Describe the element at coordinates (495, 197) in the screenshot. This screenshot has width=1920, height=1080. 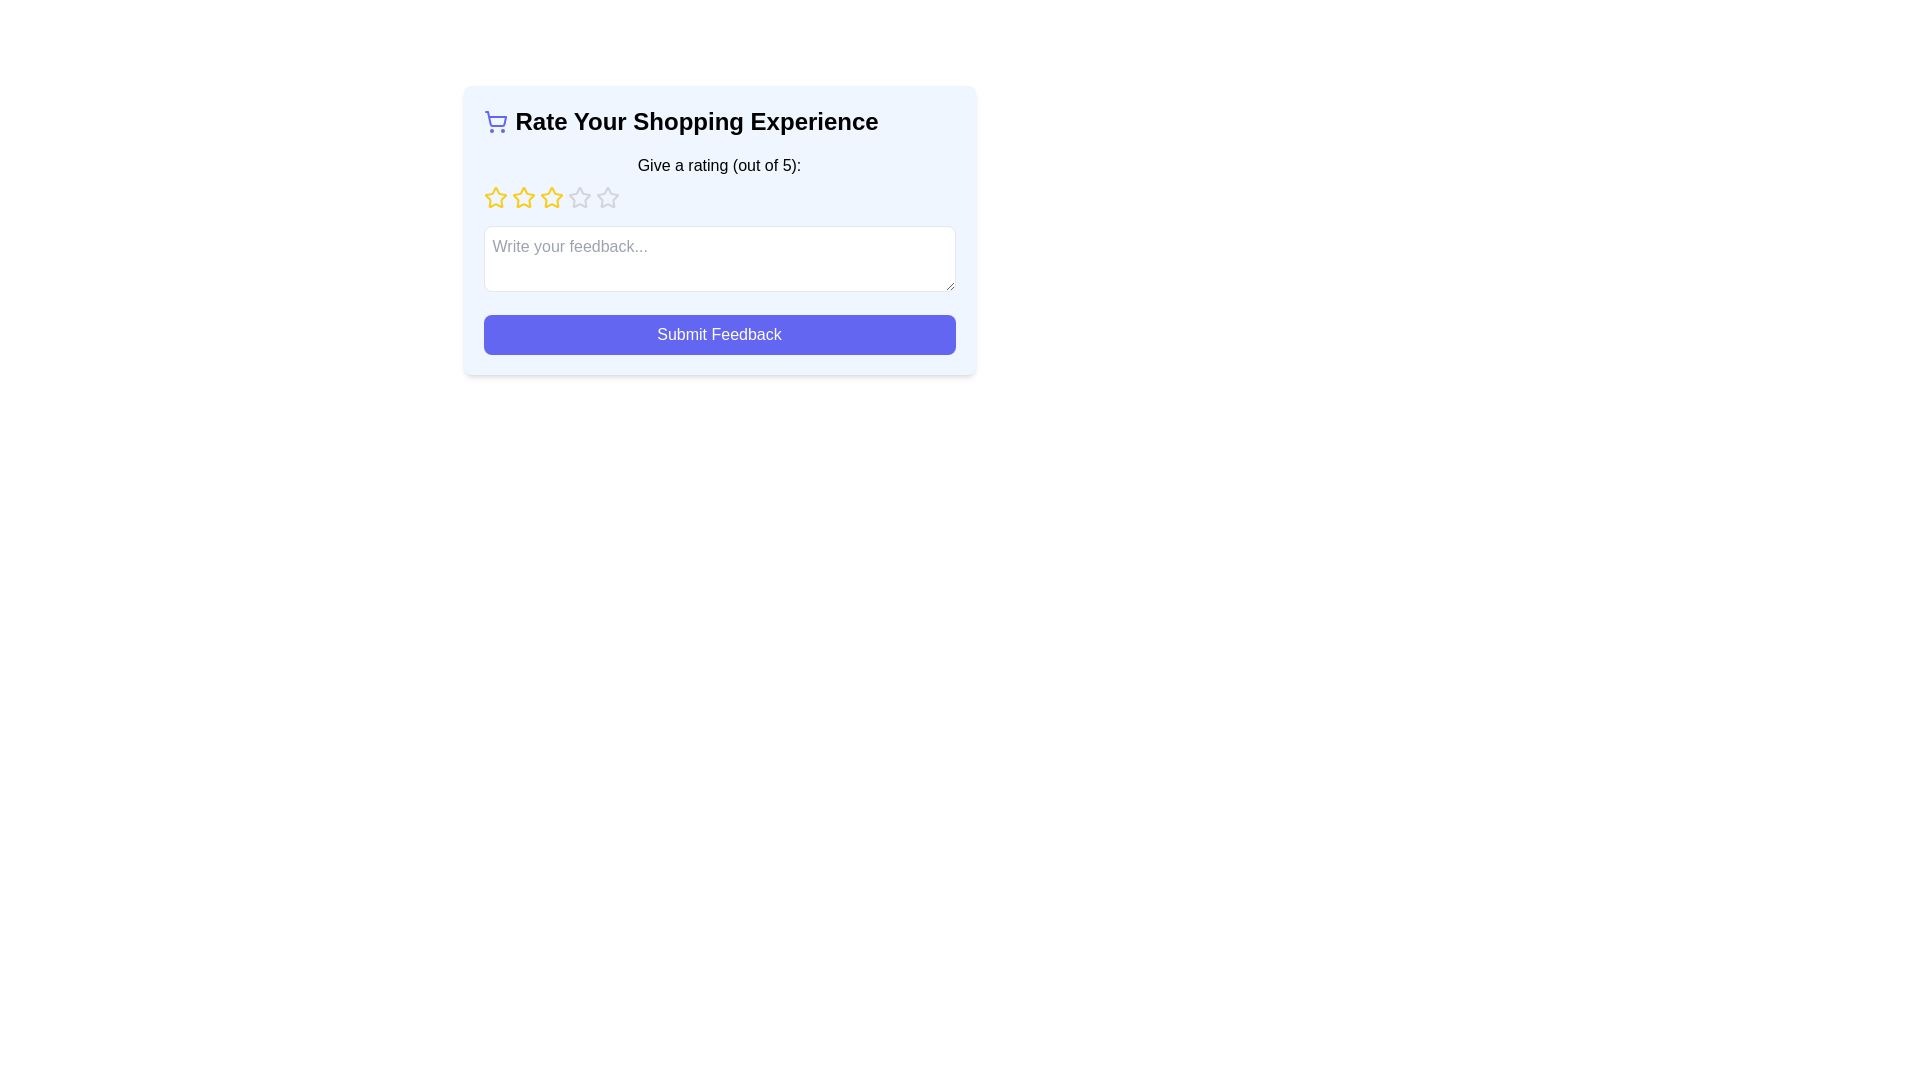
I see `the first yellow star icon in the rating section, which is highlighted, to emphasize it for user interaction` at that location.